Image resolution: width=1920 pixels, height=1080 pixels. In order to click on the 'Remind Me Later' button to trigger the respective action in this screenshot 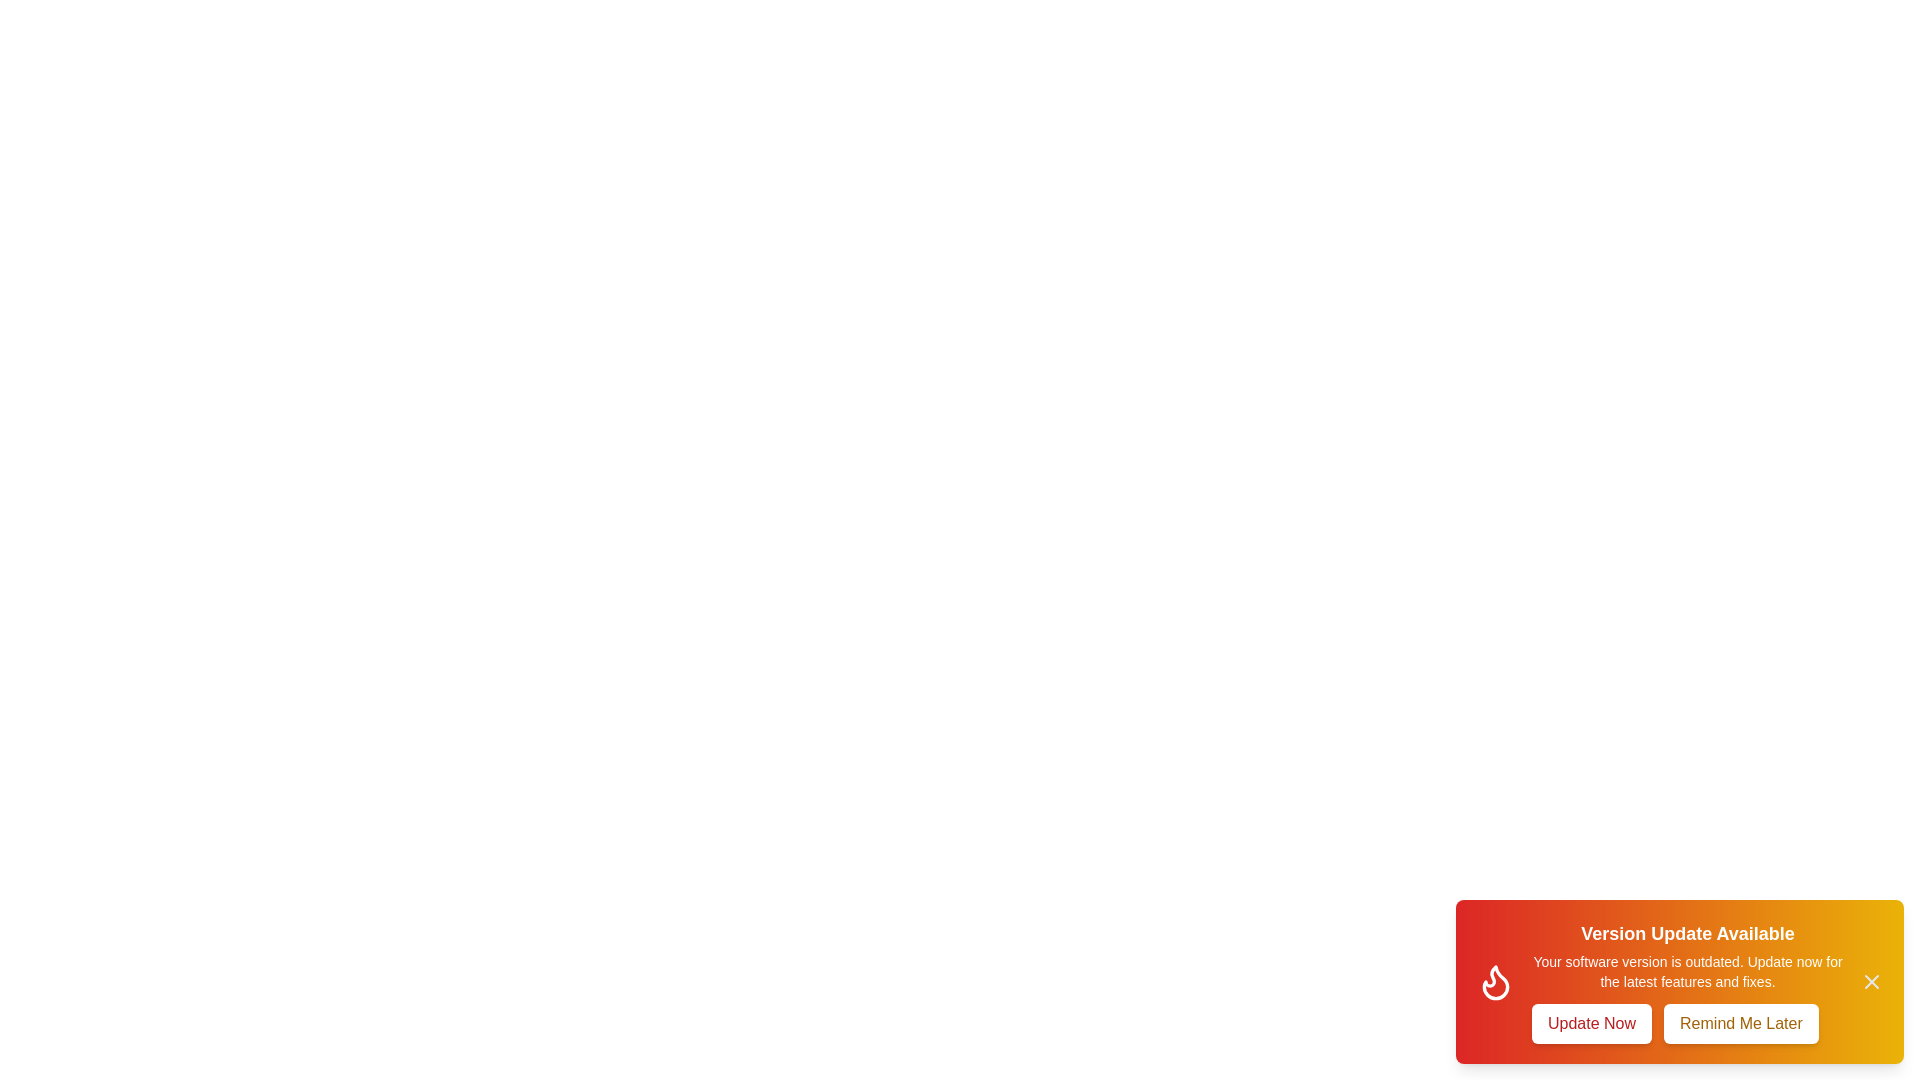, I will do `click(1740, 1023)`.